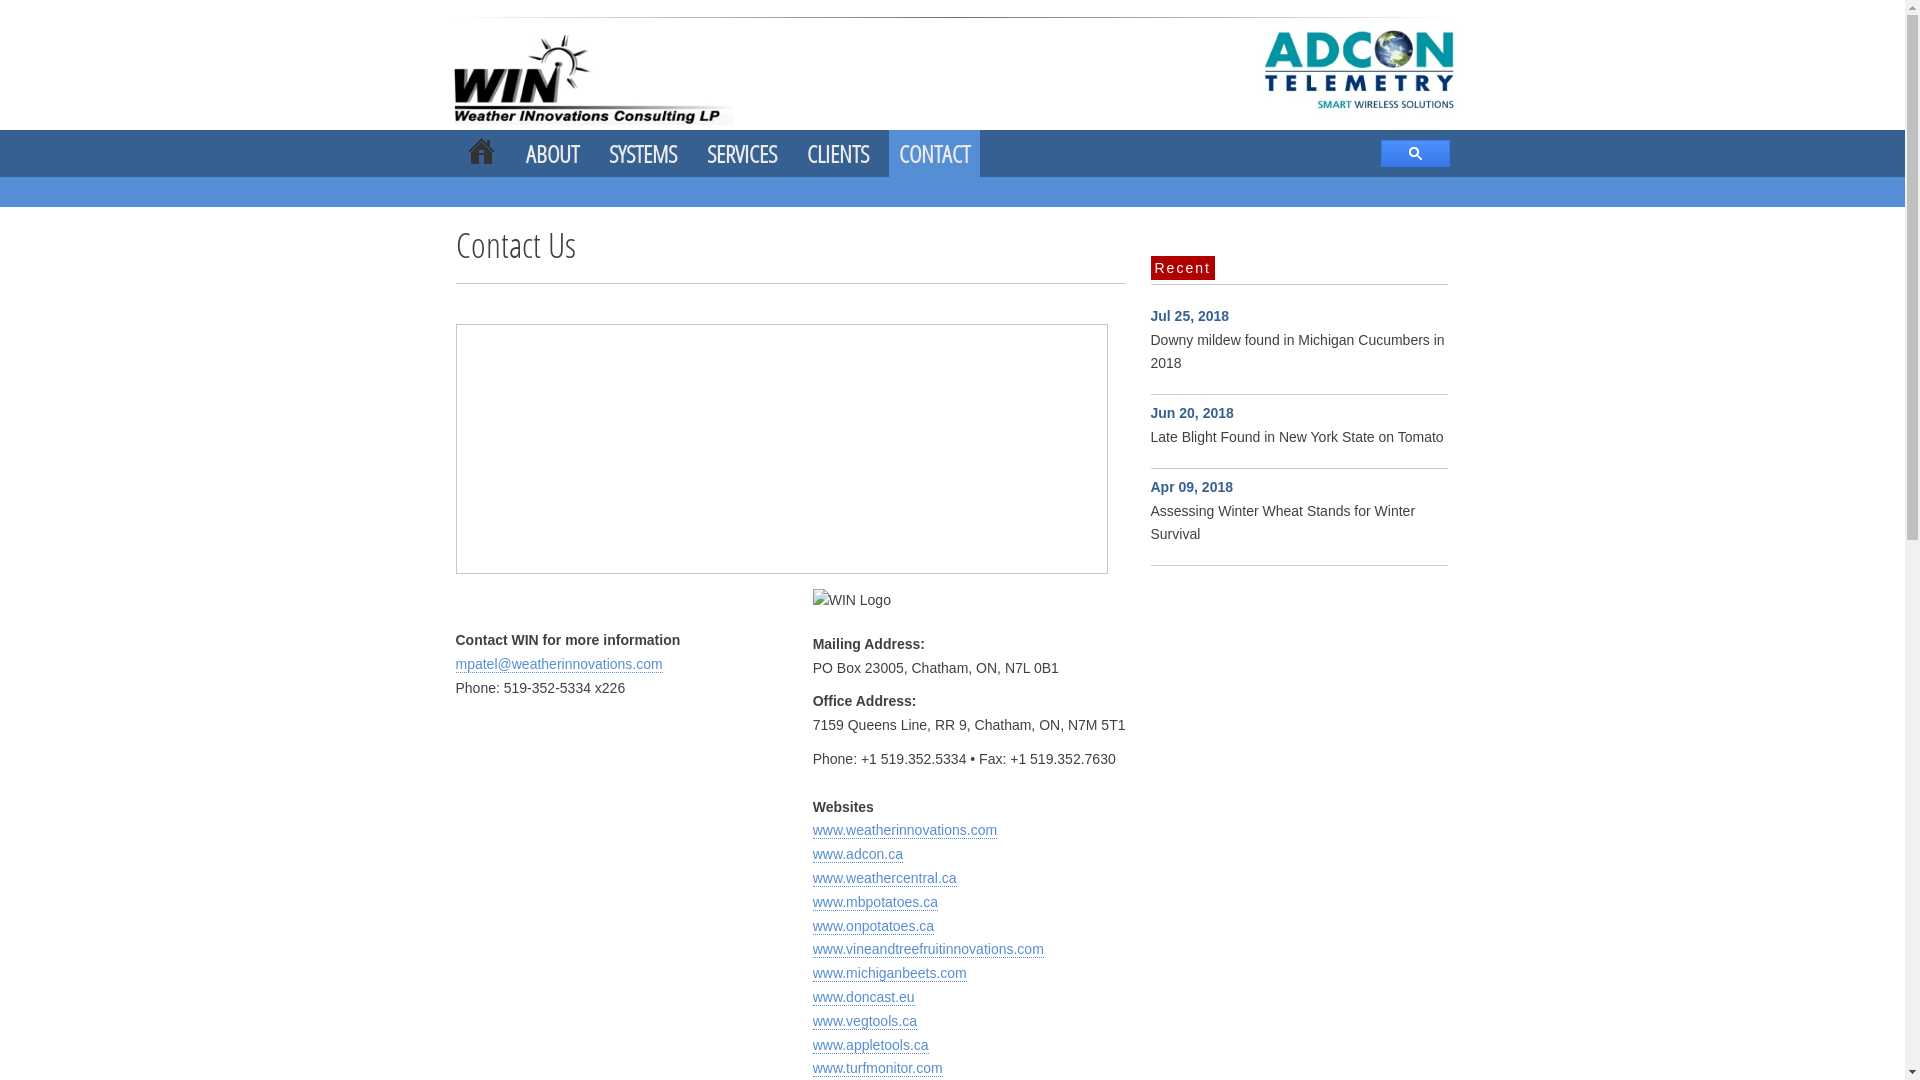 Image resolution: width=1920 pixels, height=1080 pixels. Describe the element at coordinates (870, 1044) in the screenshot. I see `'www.appletools.ca'` at that location.